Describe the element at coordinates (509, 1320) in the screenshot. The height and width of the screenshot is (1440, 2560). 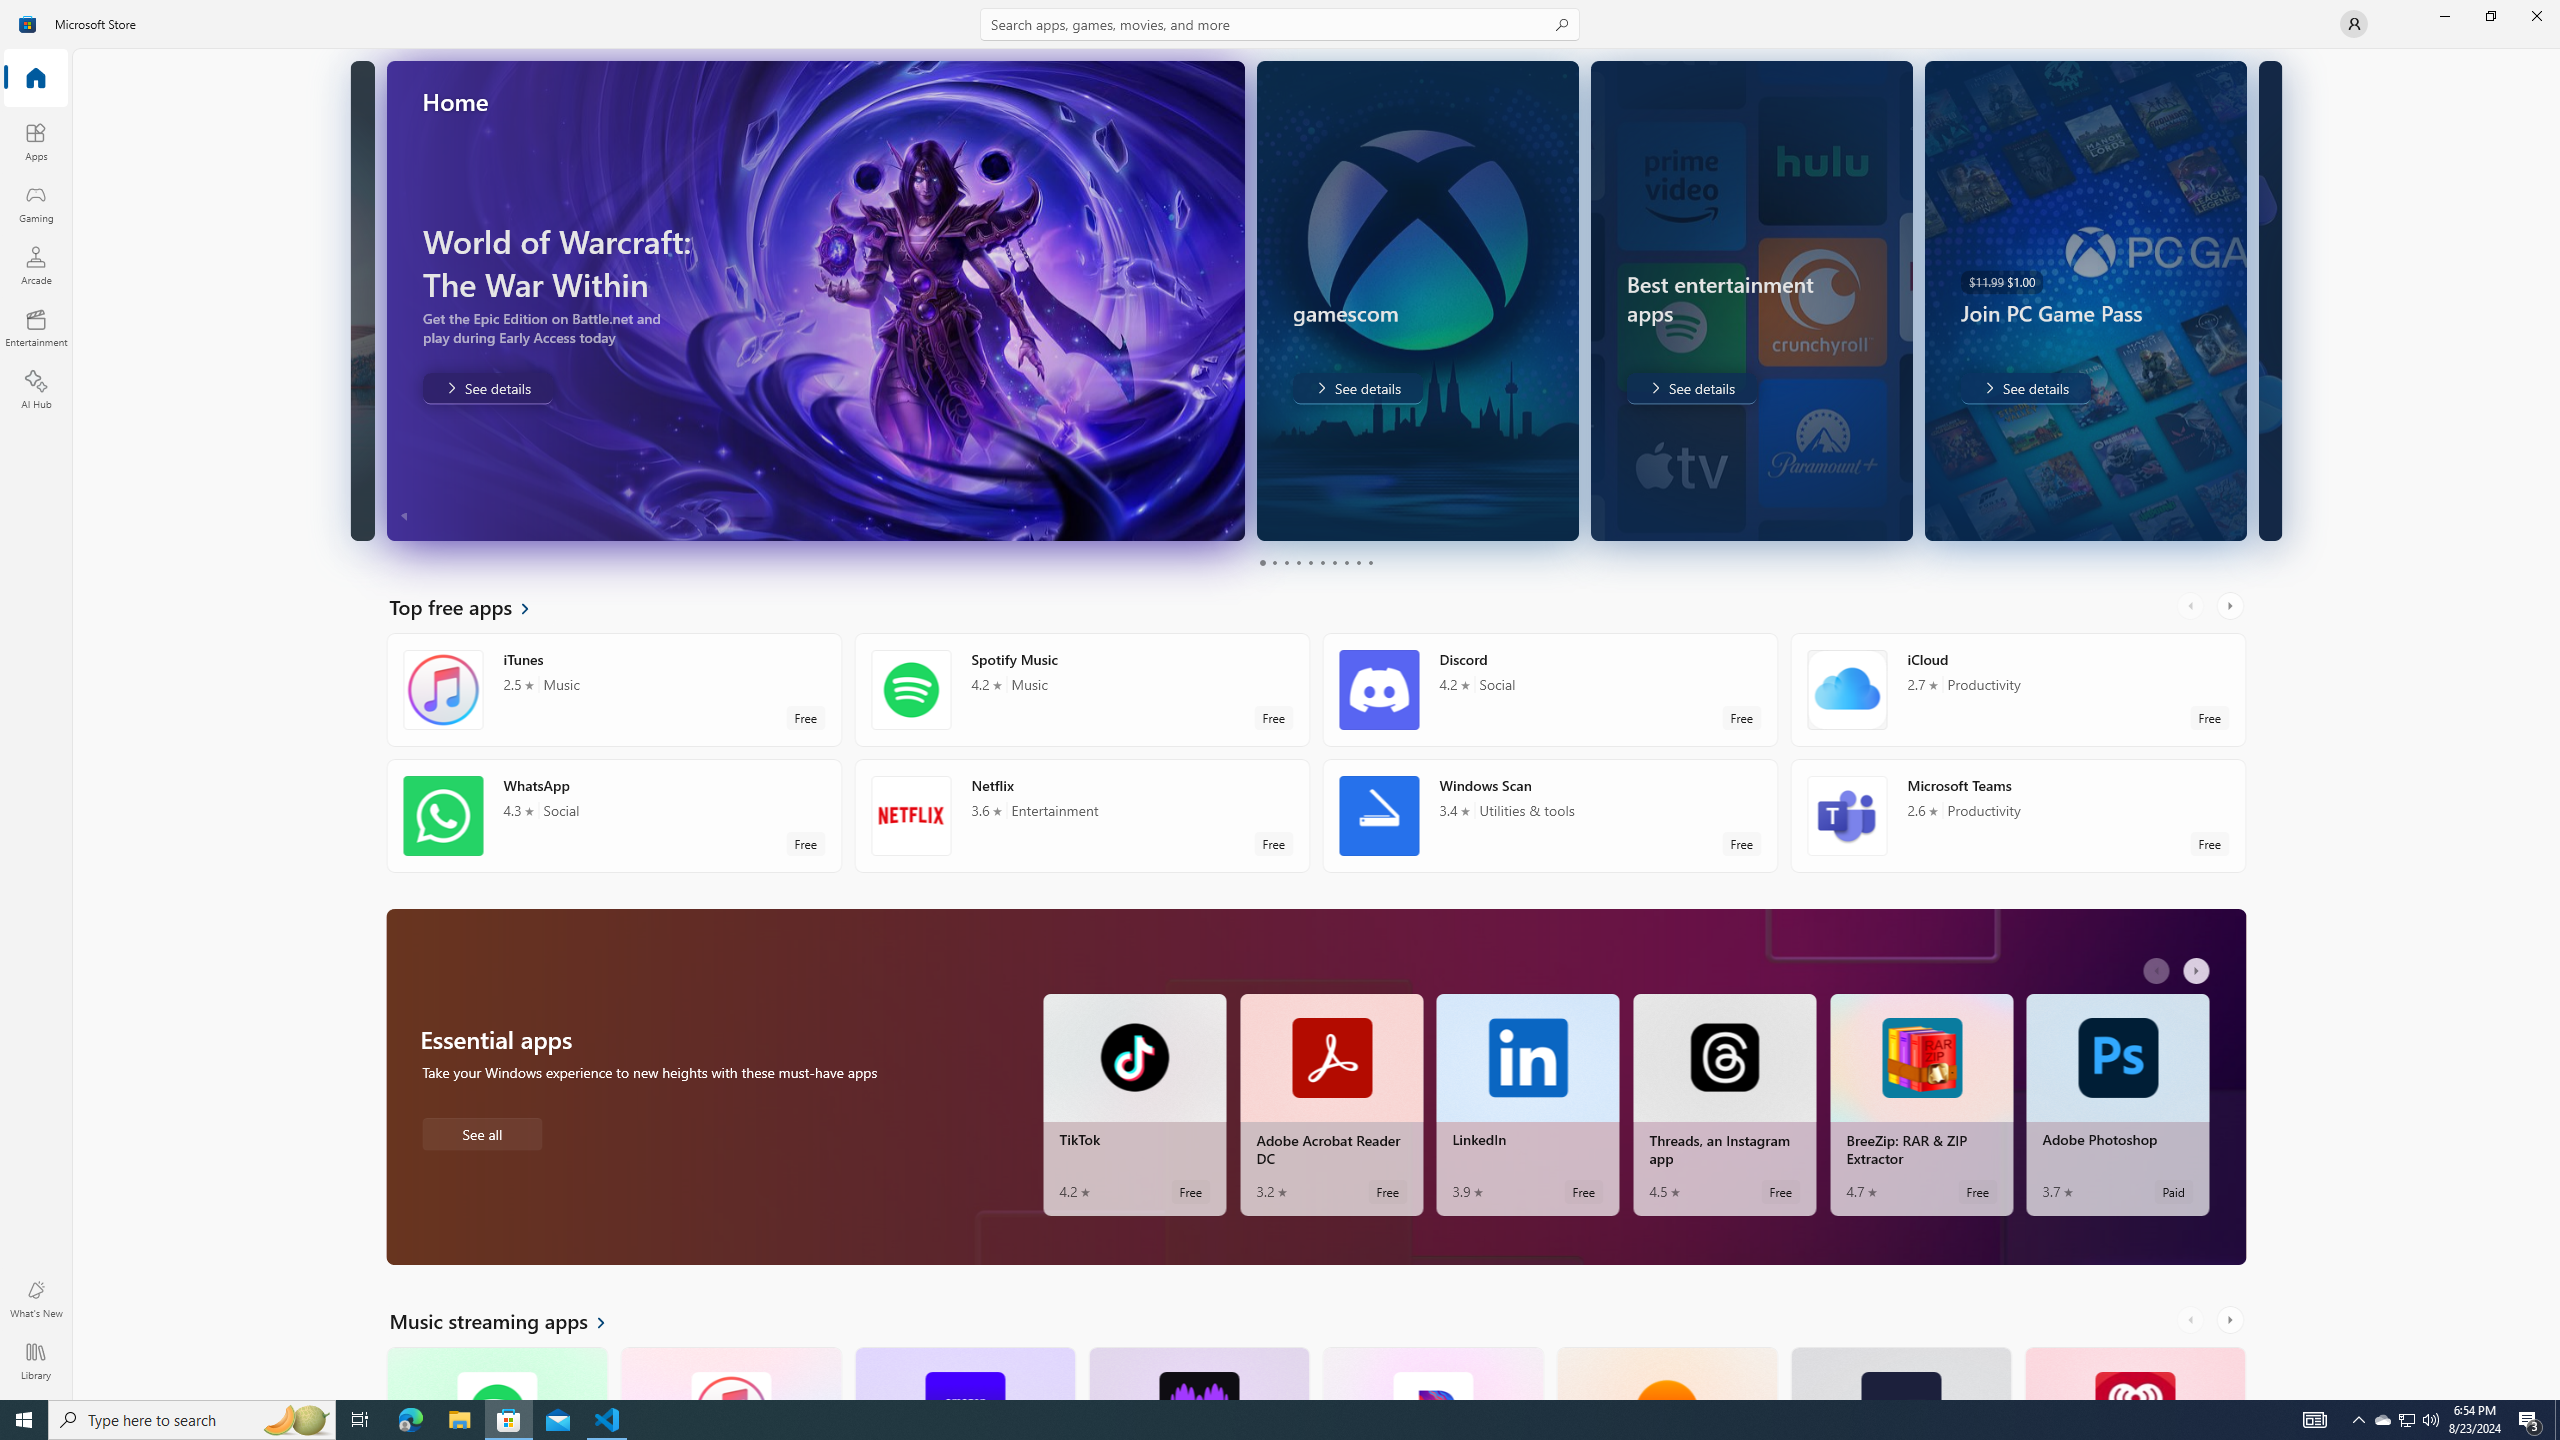
I see `'See all  Music streaming apps'` at that location.